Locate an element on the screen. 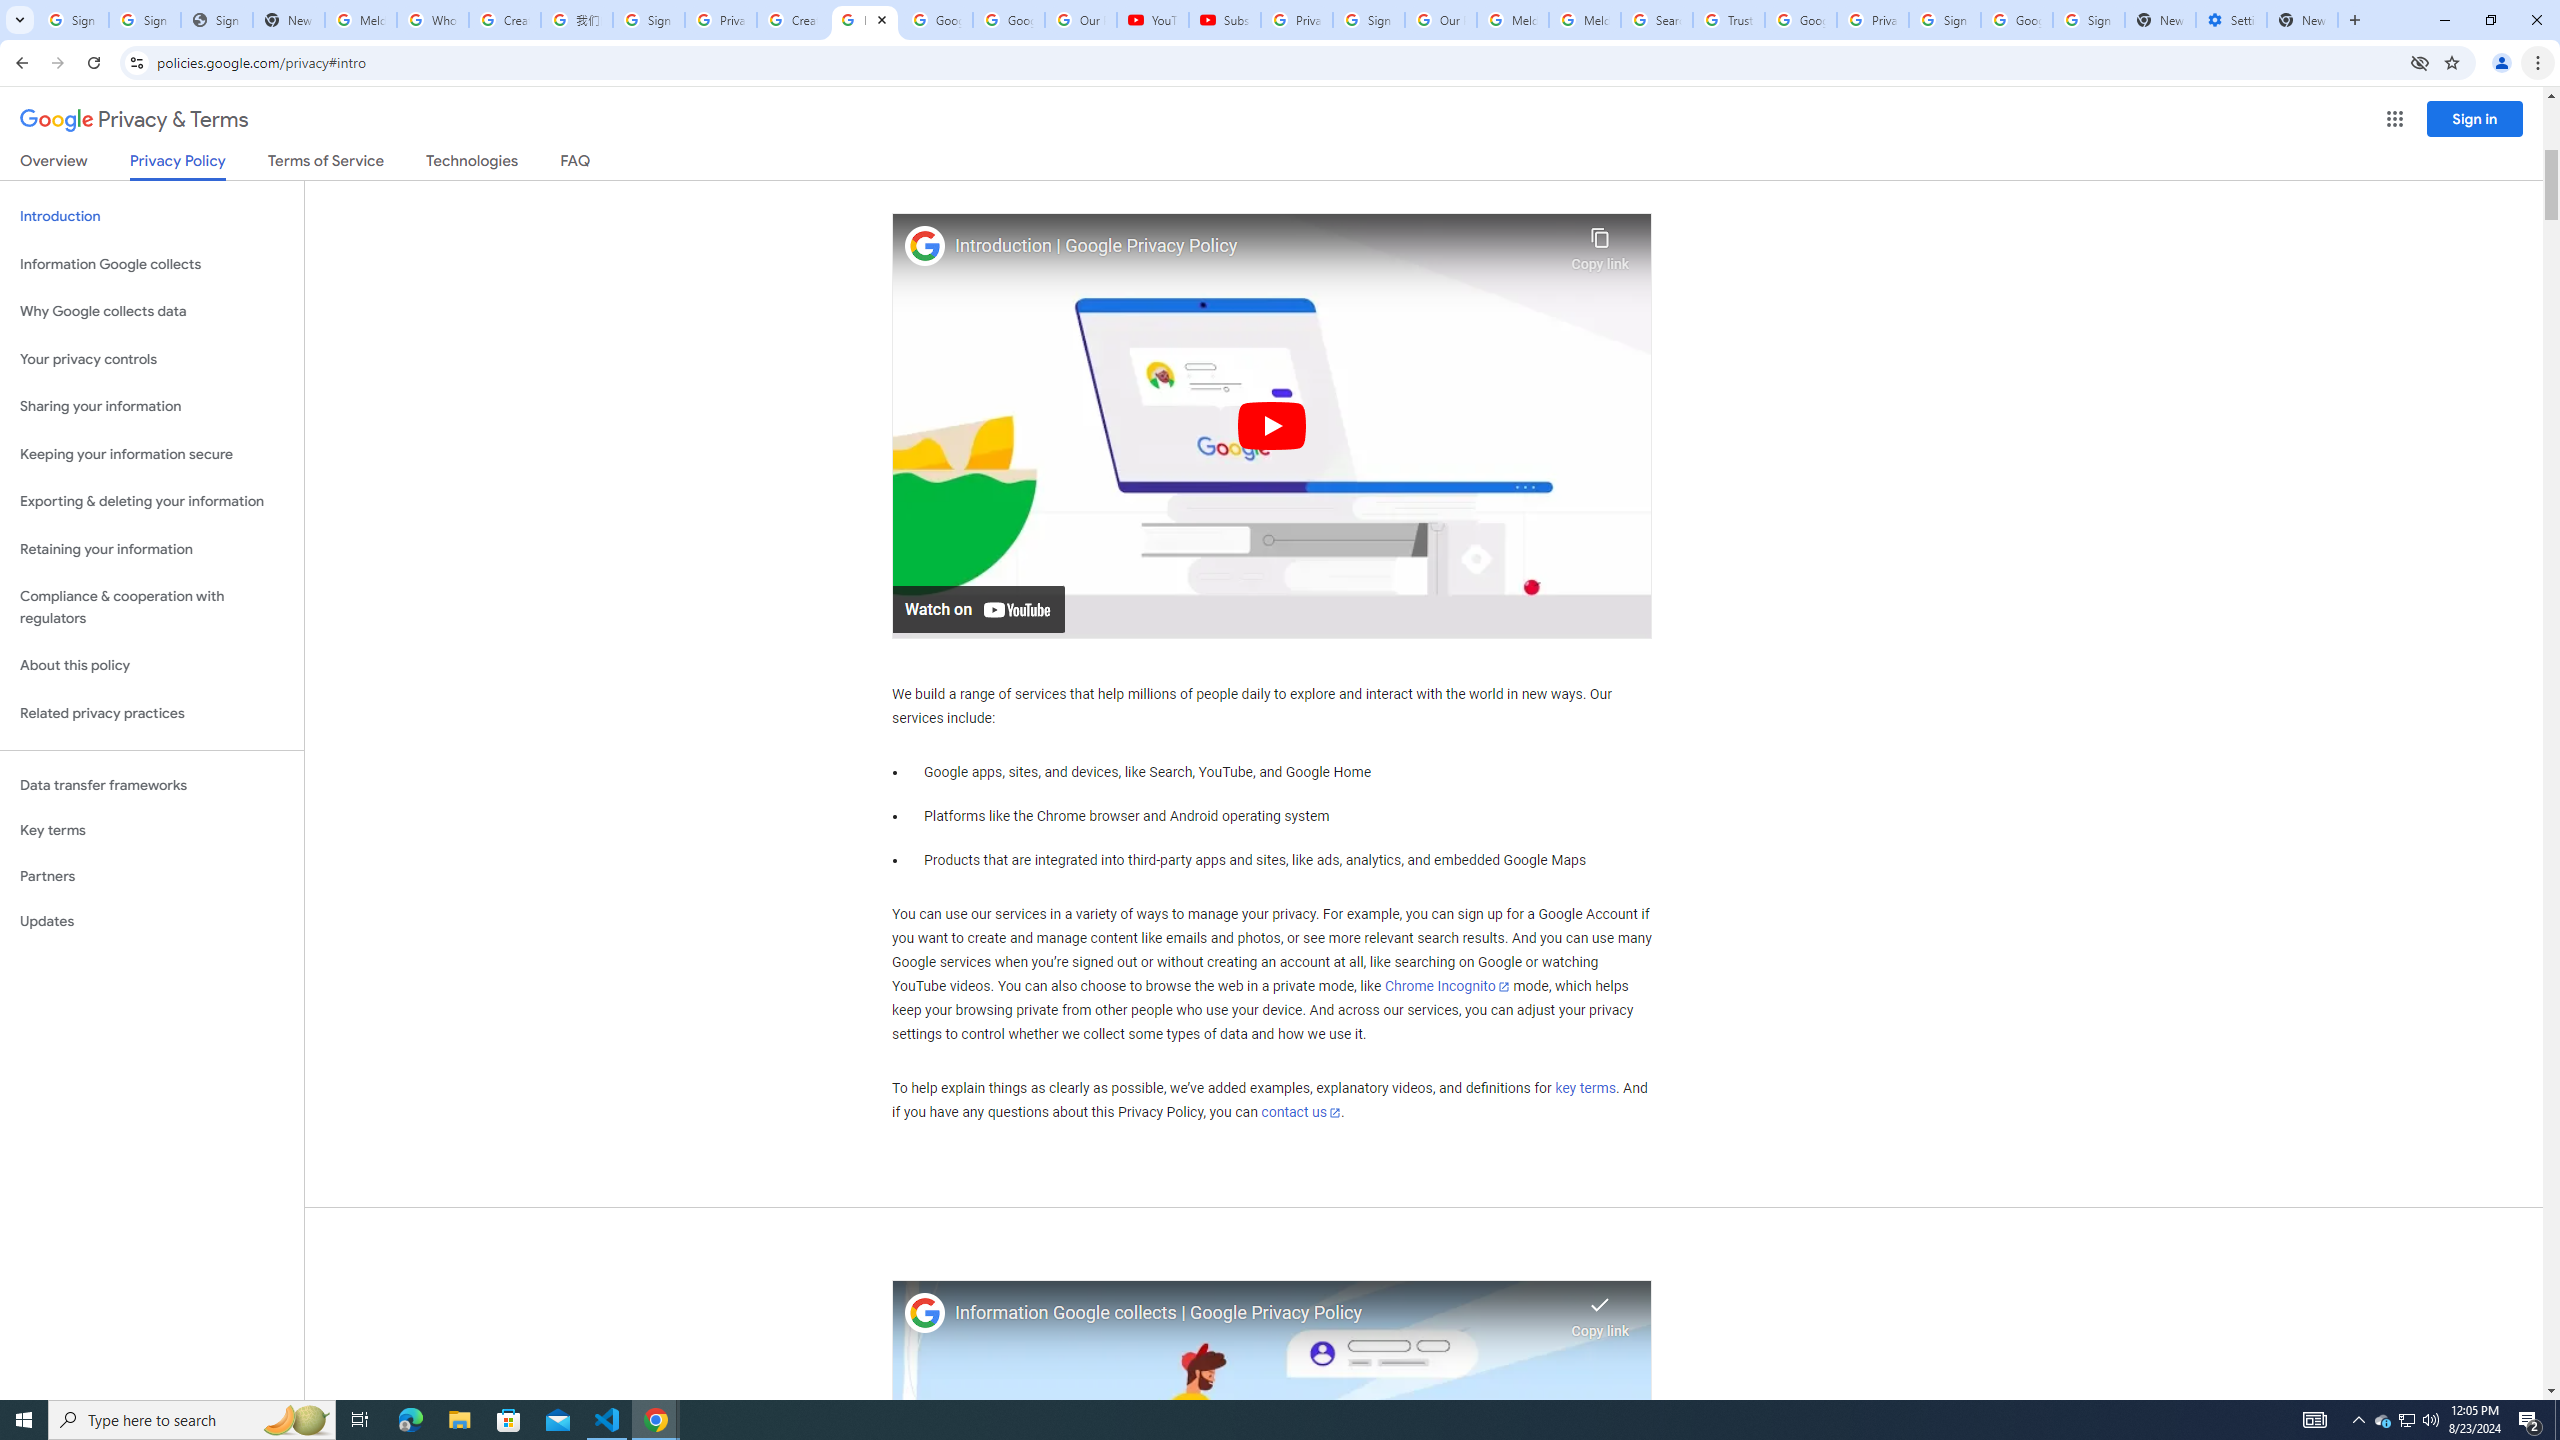 The height and width of the screenshot is (1440, 2560). 'Who is my administrator? - Google Account Help' is located at coordinates (432, 19).